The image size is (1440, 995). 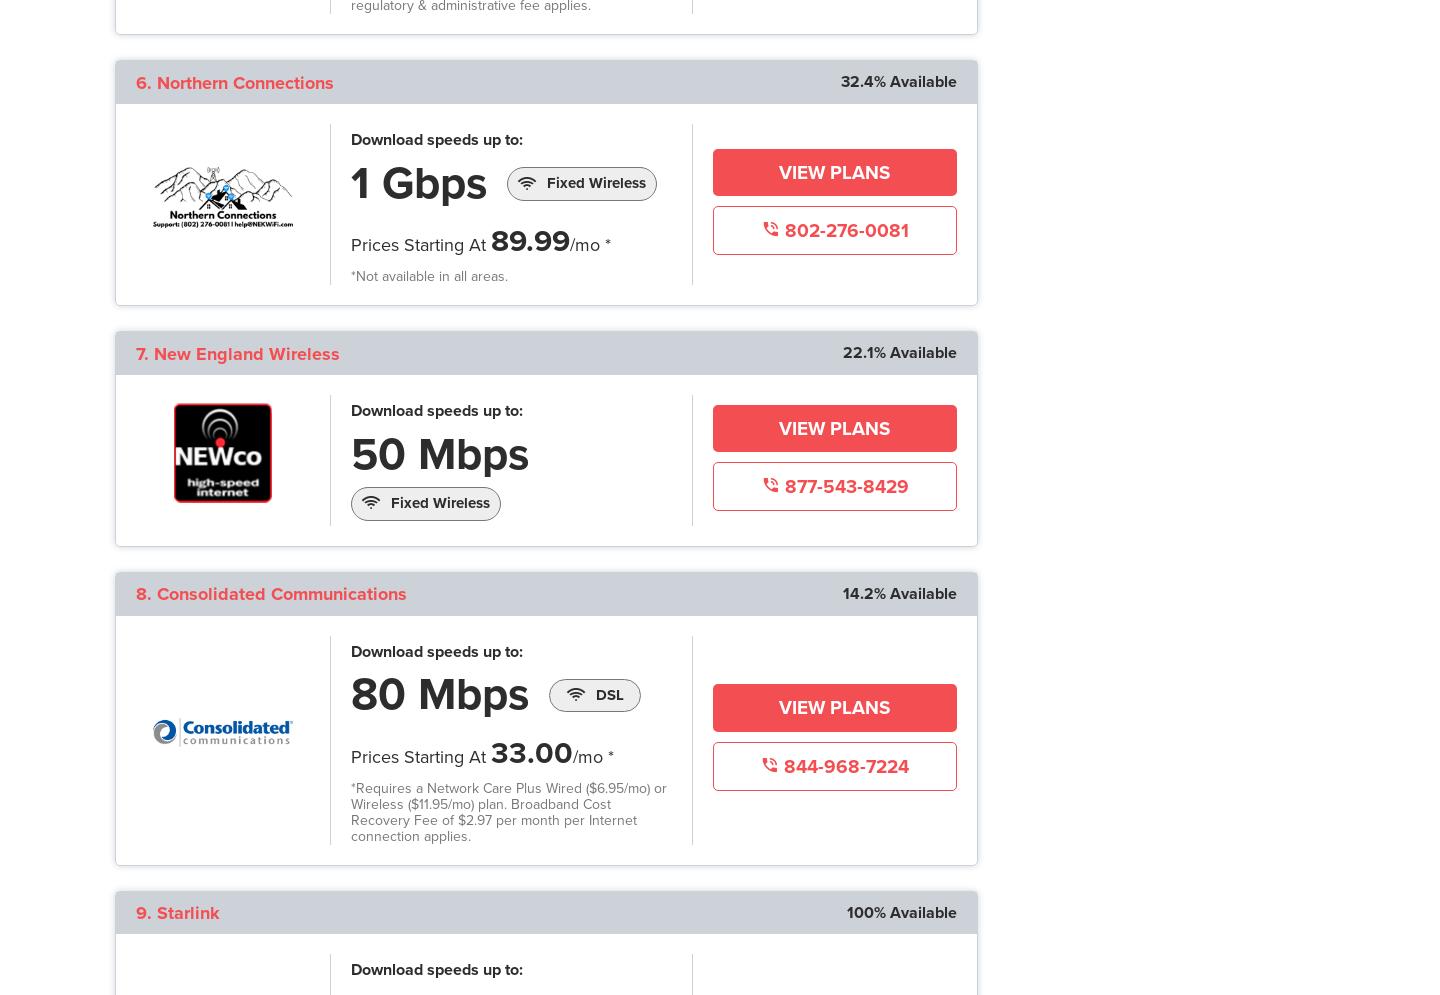 I want to click on '100% Available', so click(x=901, y=911).